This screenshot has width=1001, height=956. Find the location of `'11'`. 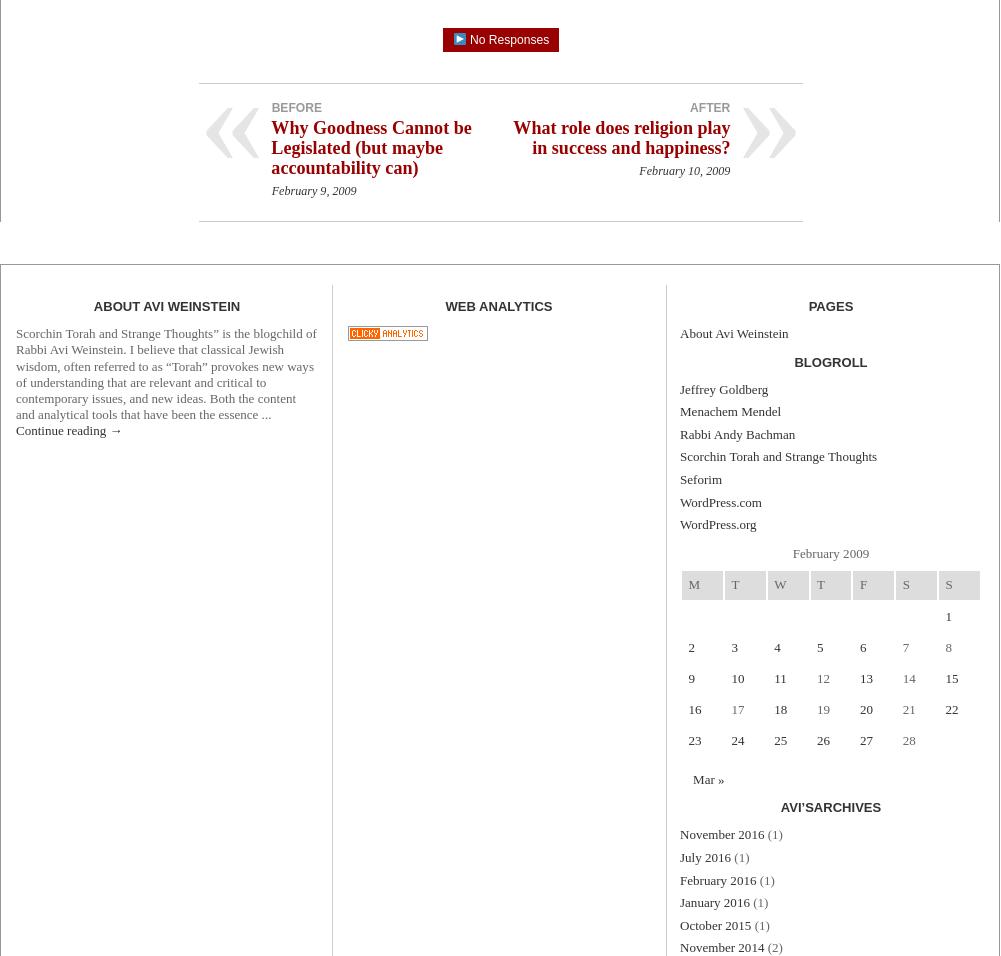

'11' is located at coordinates (779, 677).